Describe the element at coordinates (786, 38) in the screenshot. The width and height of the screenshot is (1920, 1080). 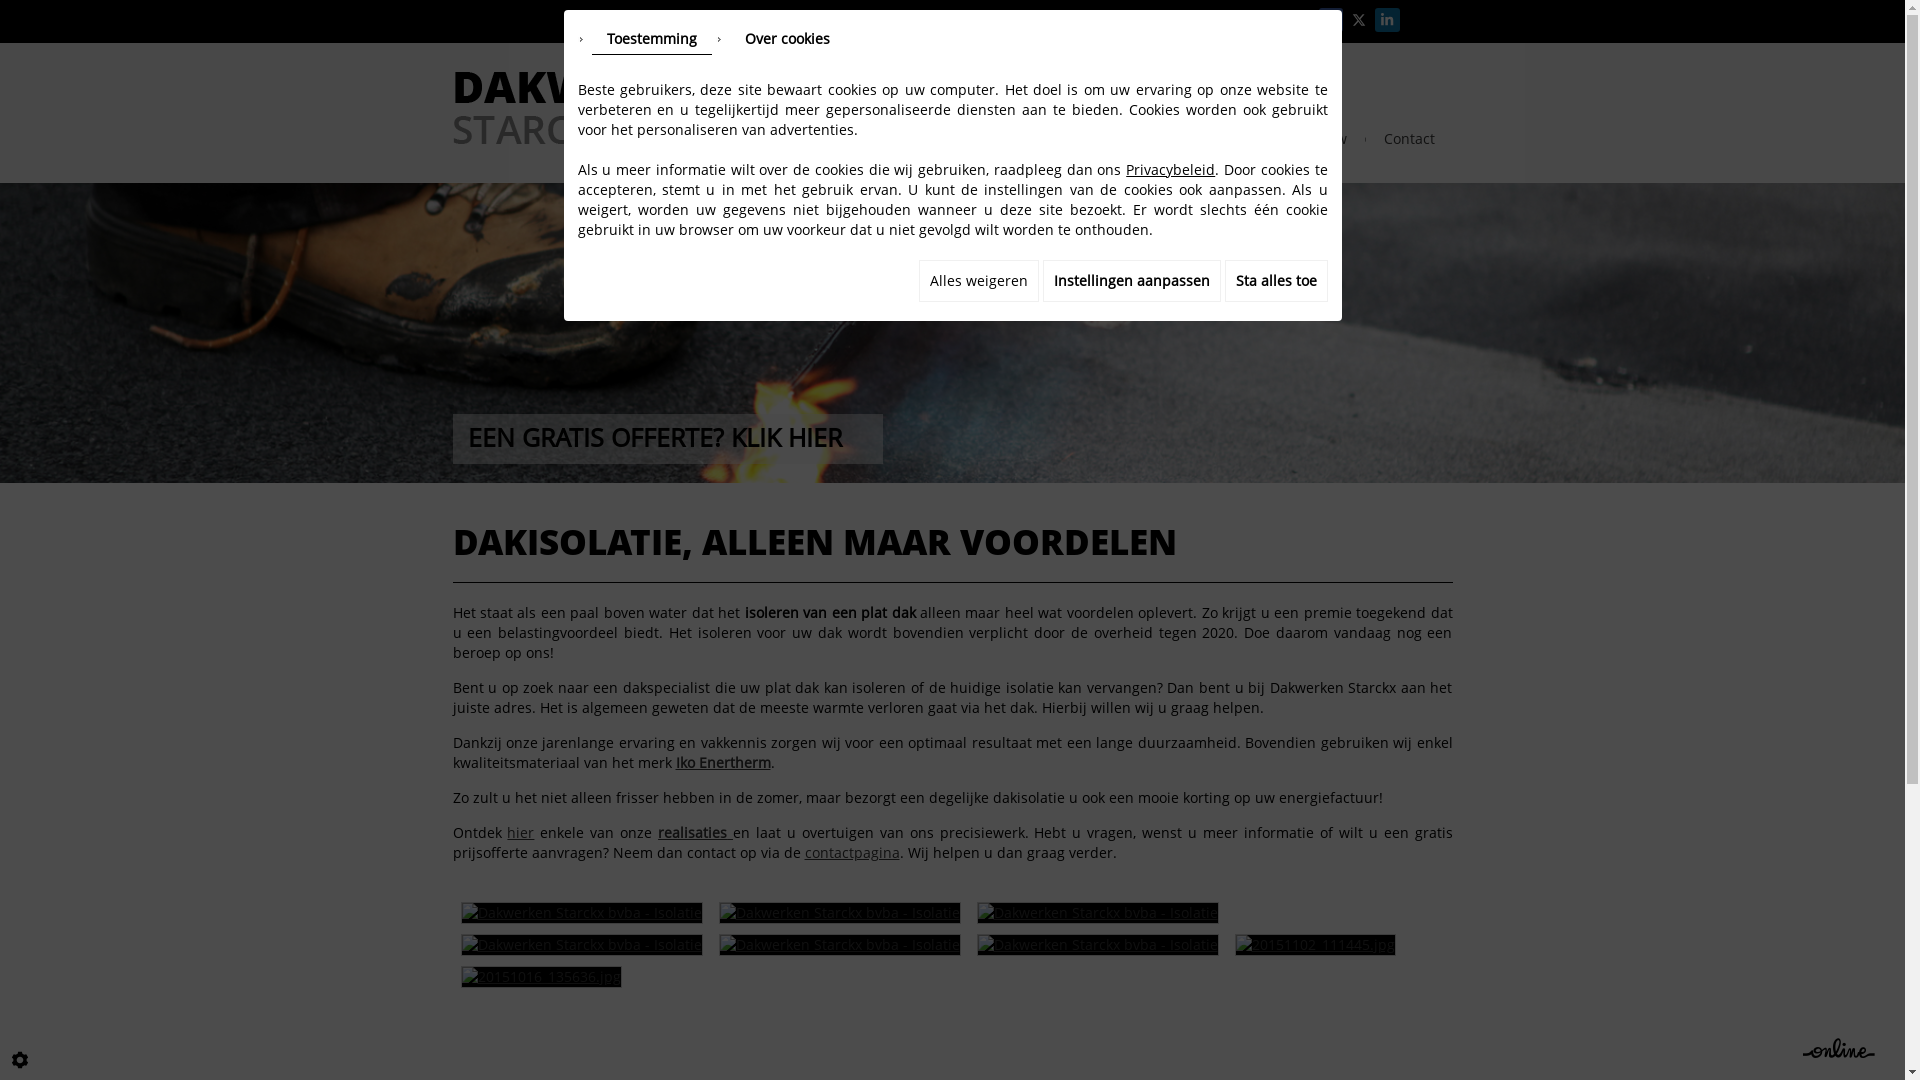
I see `'Over cookies'` at that location.